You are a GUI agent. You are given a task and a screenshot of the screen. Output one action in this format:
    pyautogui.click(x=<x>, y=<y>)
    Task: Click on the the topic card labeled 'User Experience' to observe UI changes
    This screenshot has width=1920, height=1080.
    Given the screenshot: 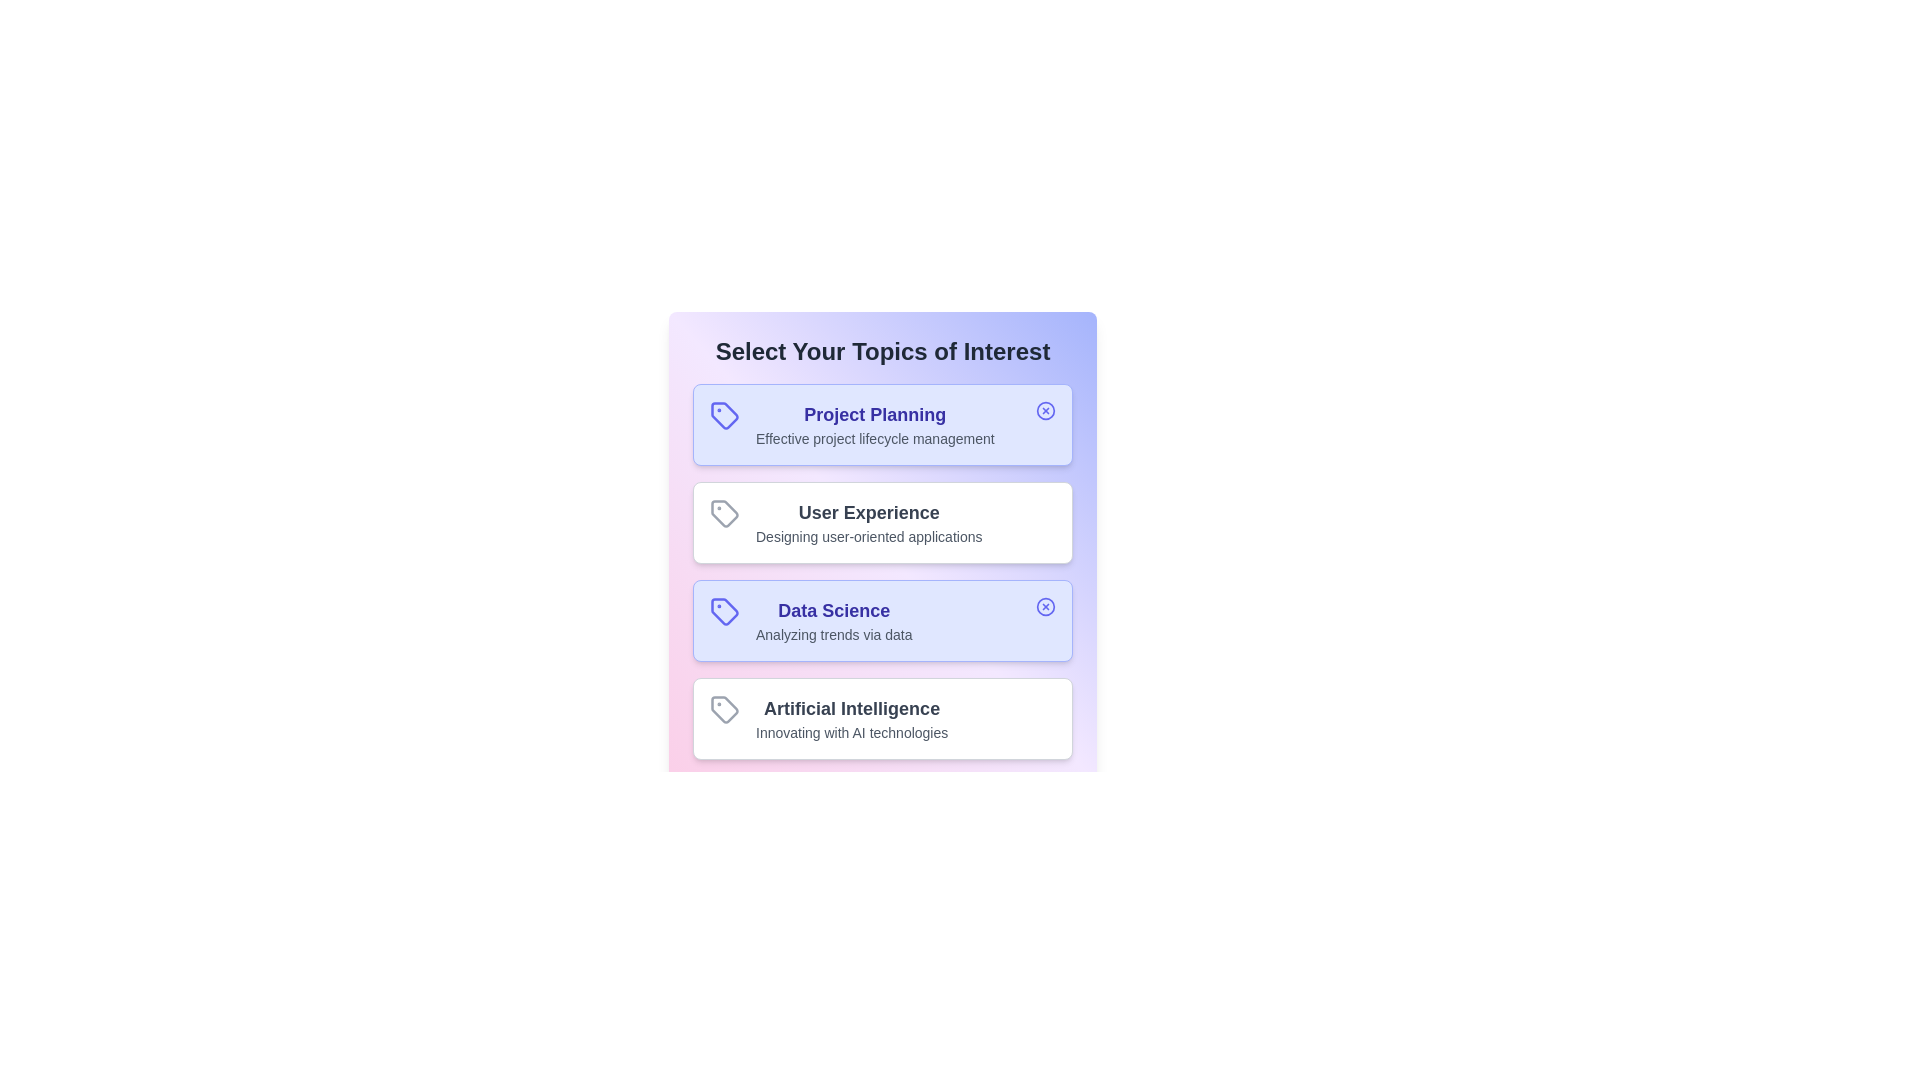 What is the action you would take?
    pyautogui.click(x=882, y=522)
    